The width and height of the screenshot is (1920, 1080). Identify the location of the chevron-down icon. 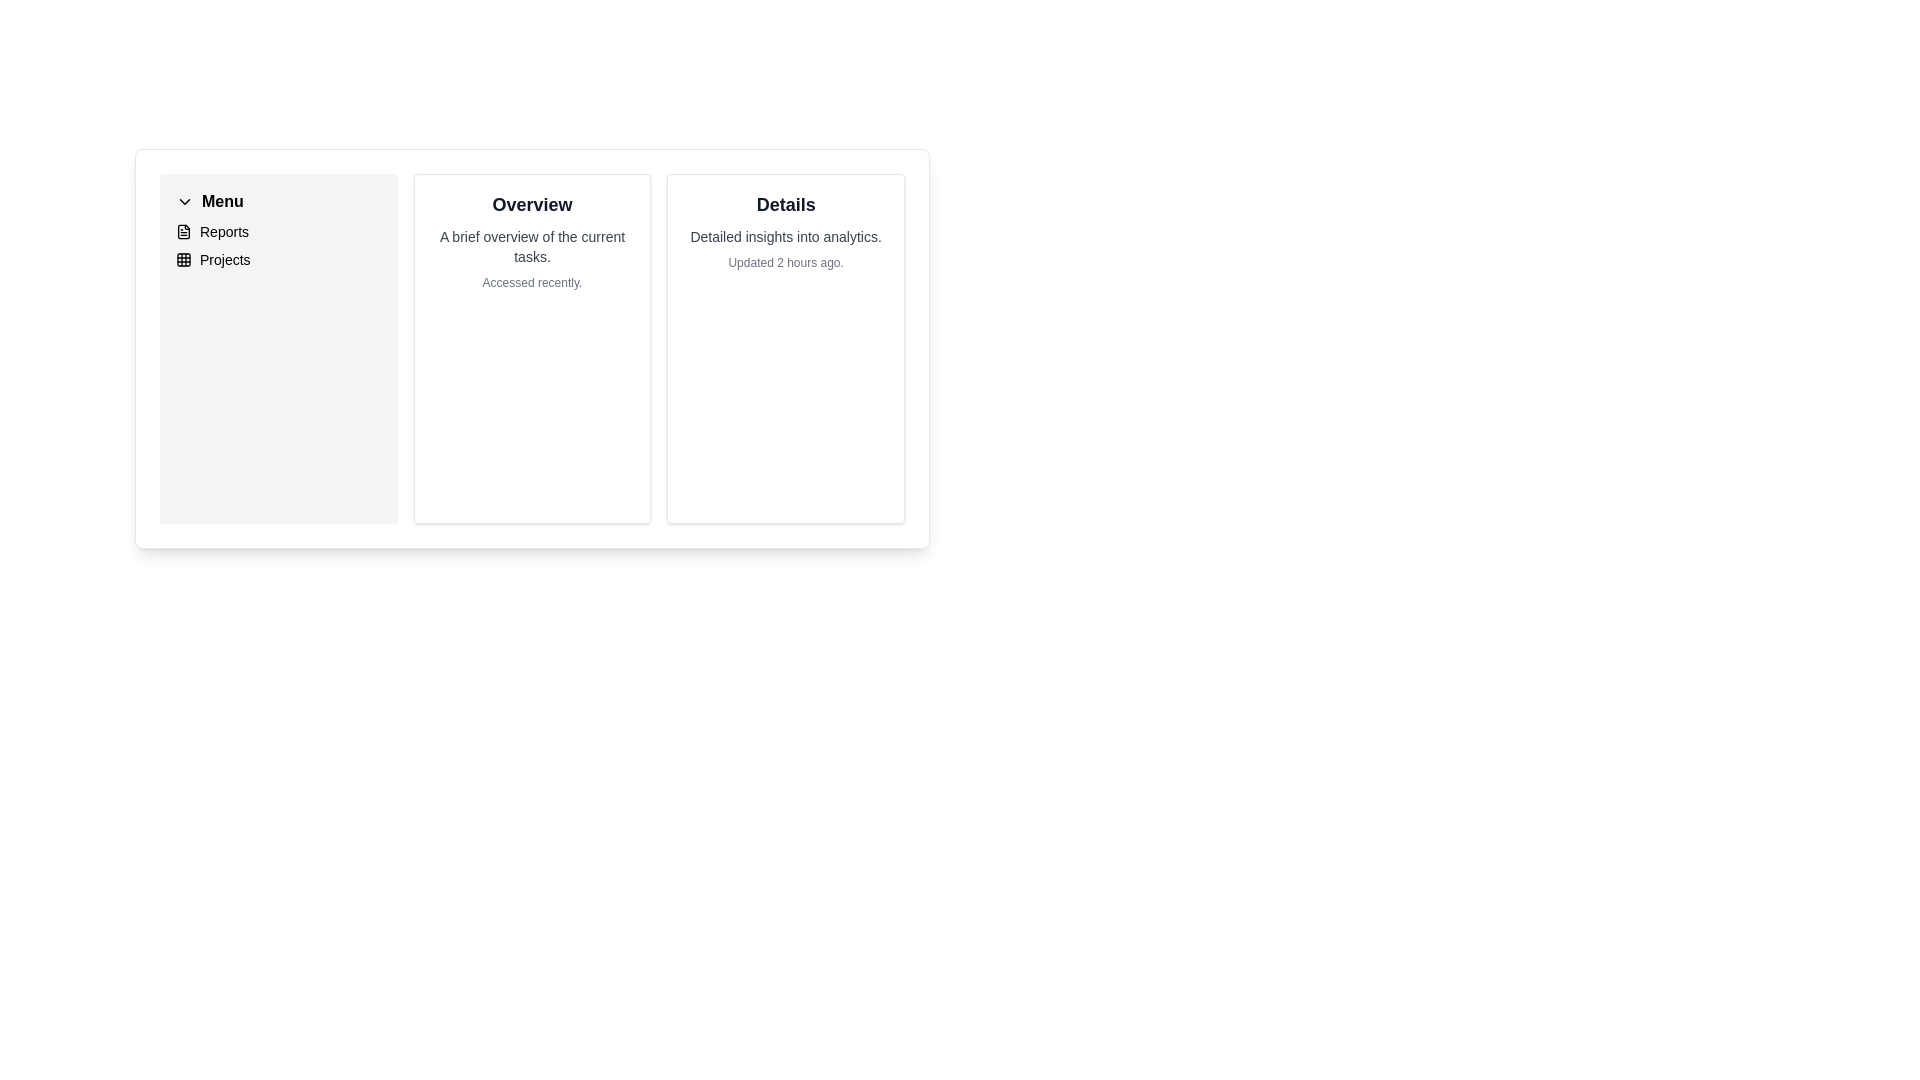
(185, 201).